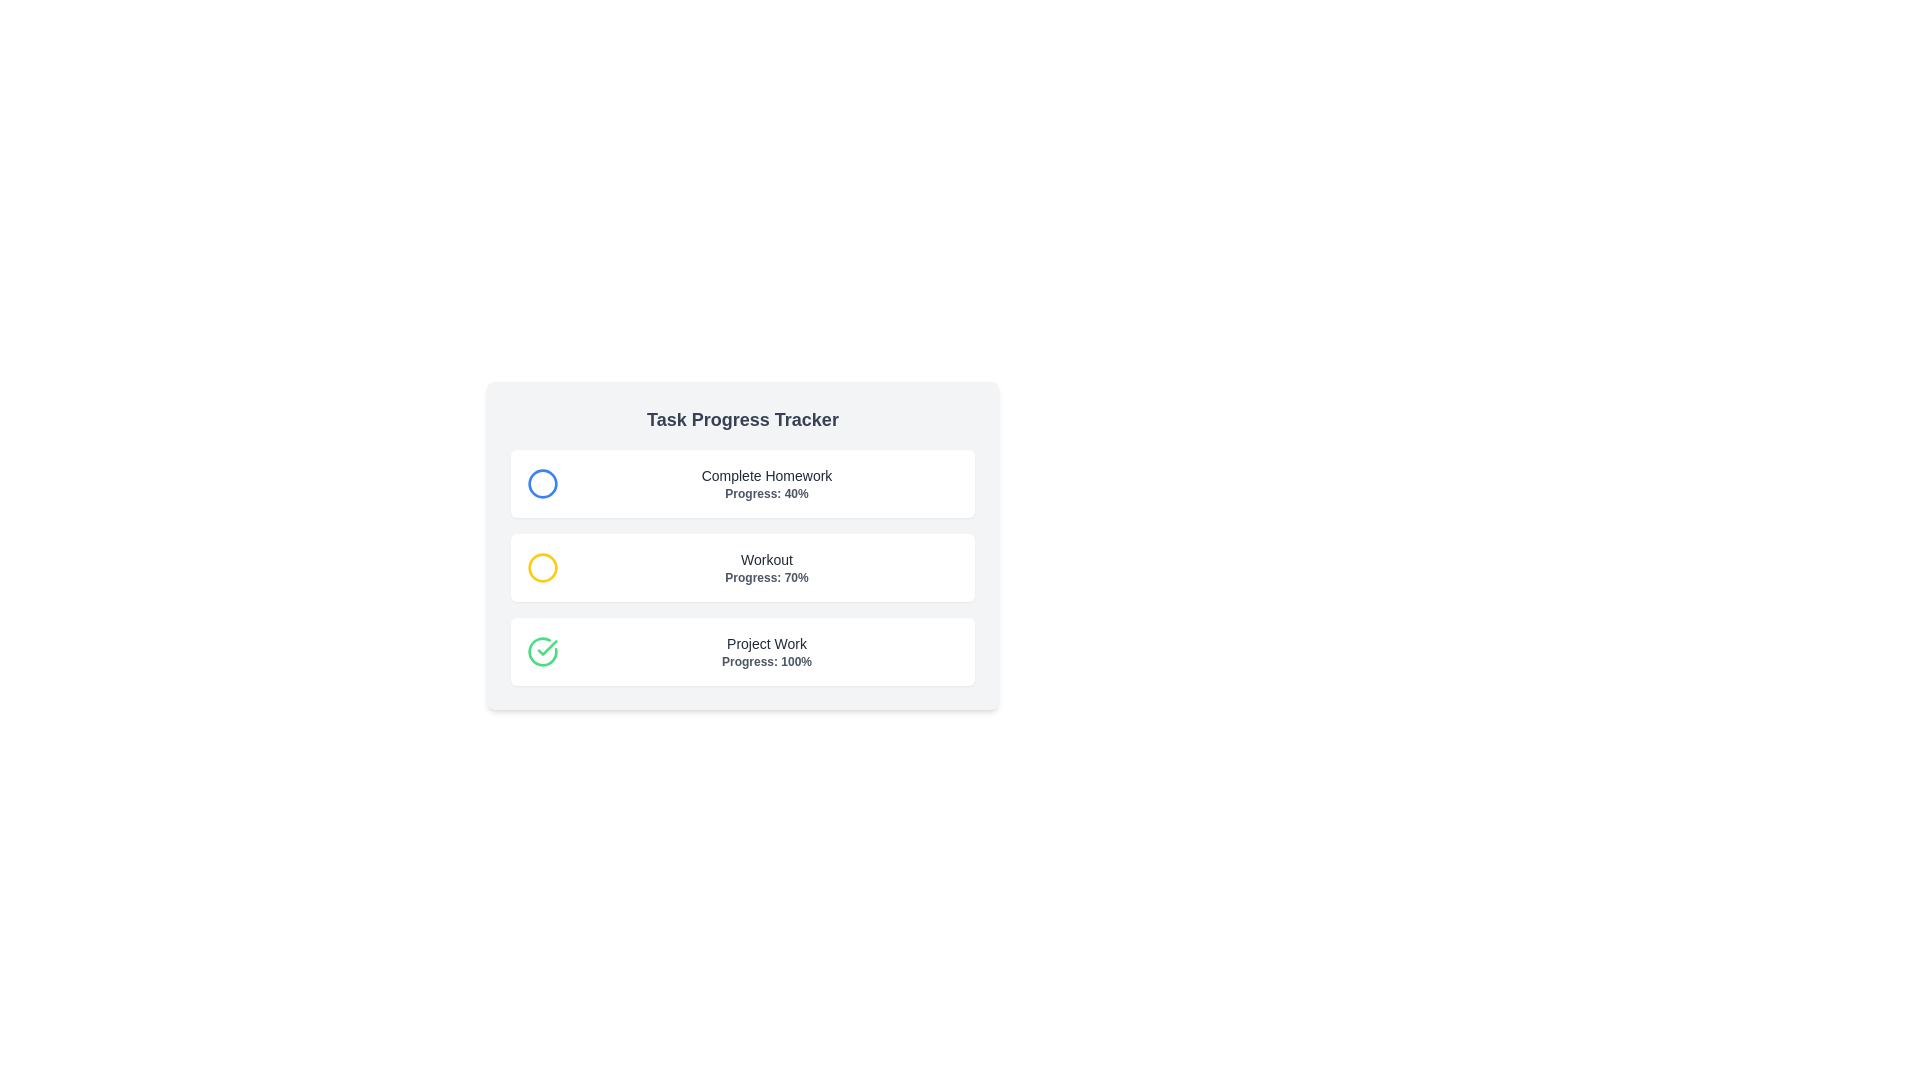 Image resolution: width=1920 pixels, height=1080 pixels. I want to click on the progress card component representing the 'Workout' task, which shows a completion percentage of 70%. This card is positioned between the 'Complete Homework' and 'Project Work' cards in the vertical list of task progress indicators, so click(742, 567).